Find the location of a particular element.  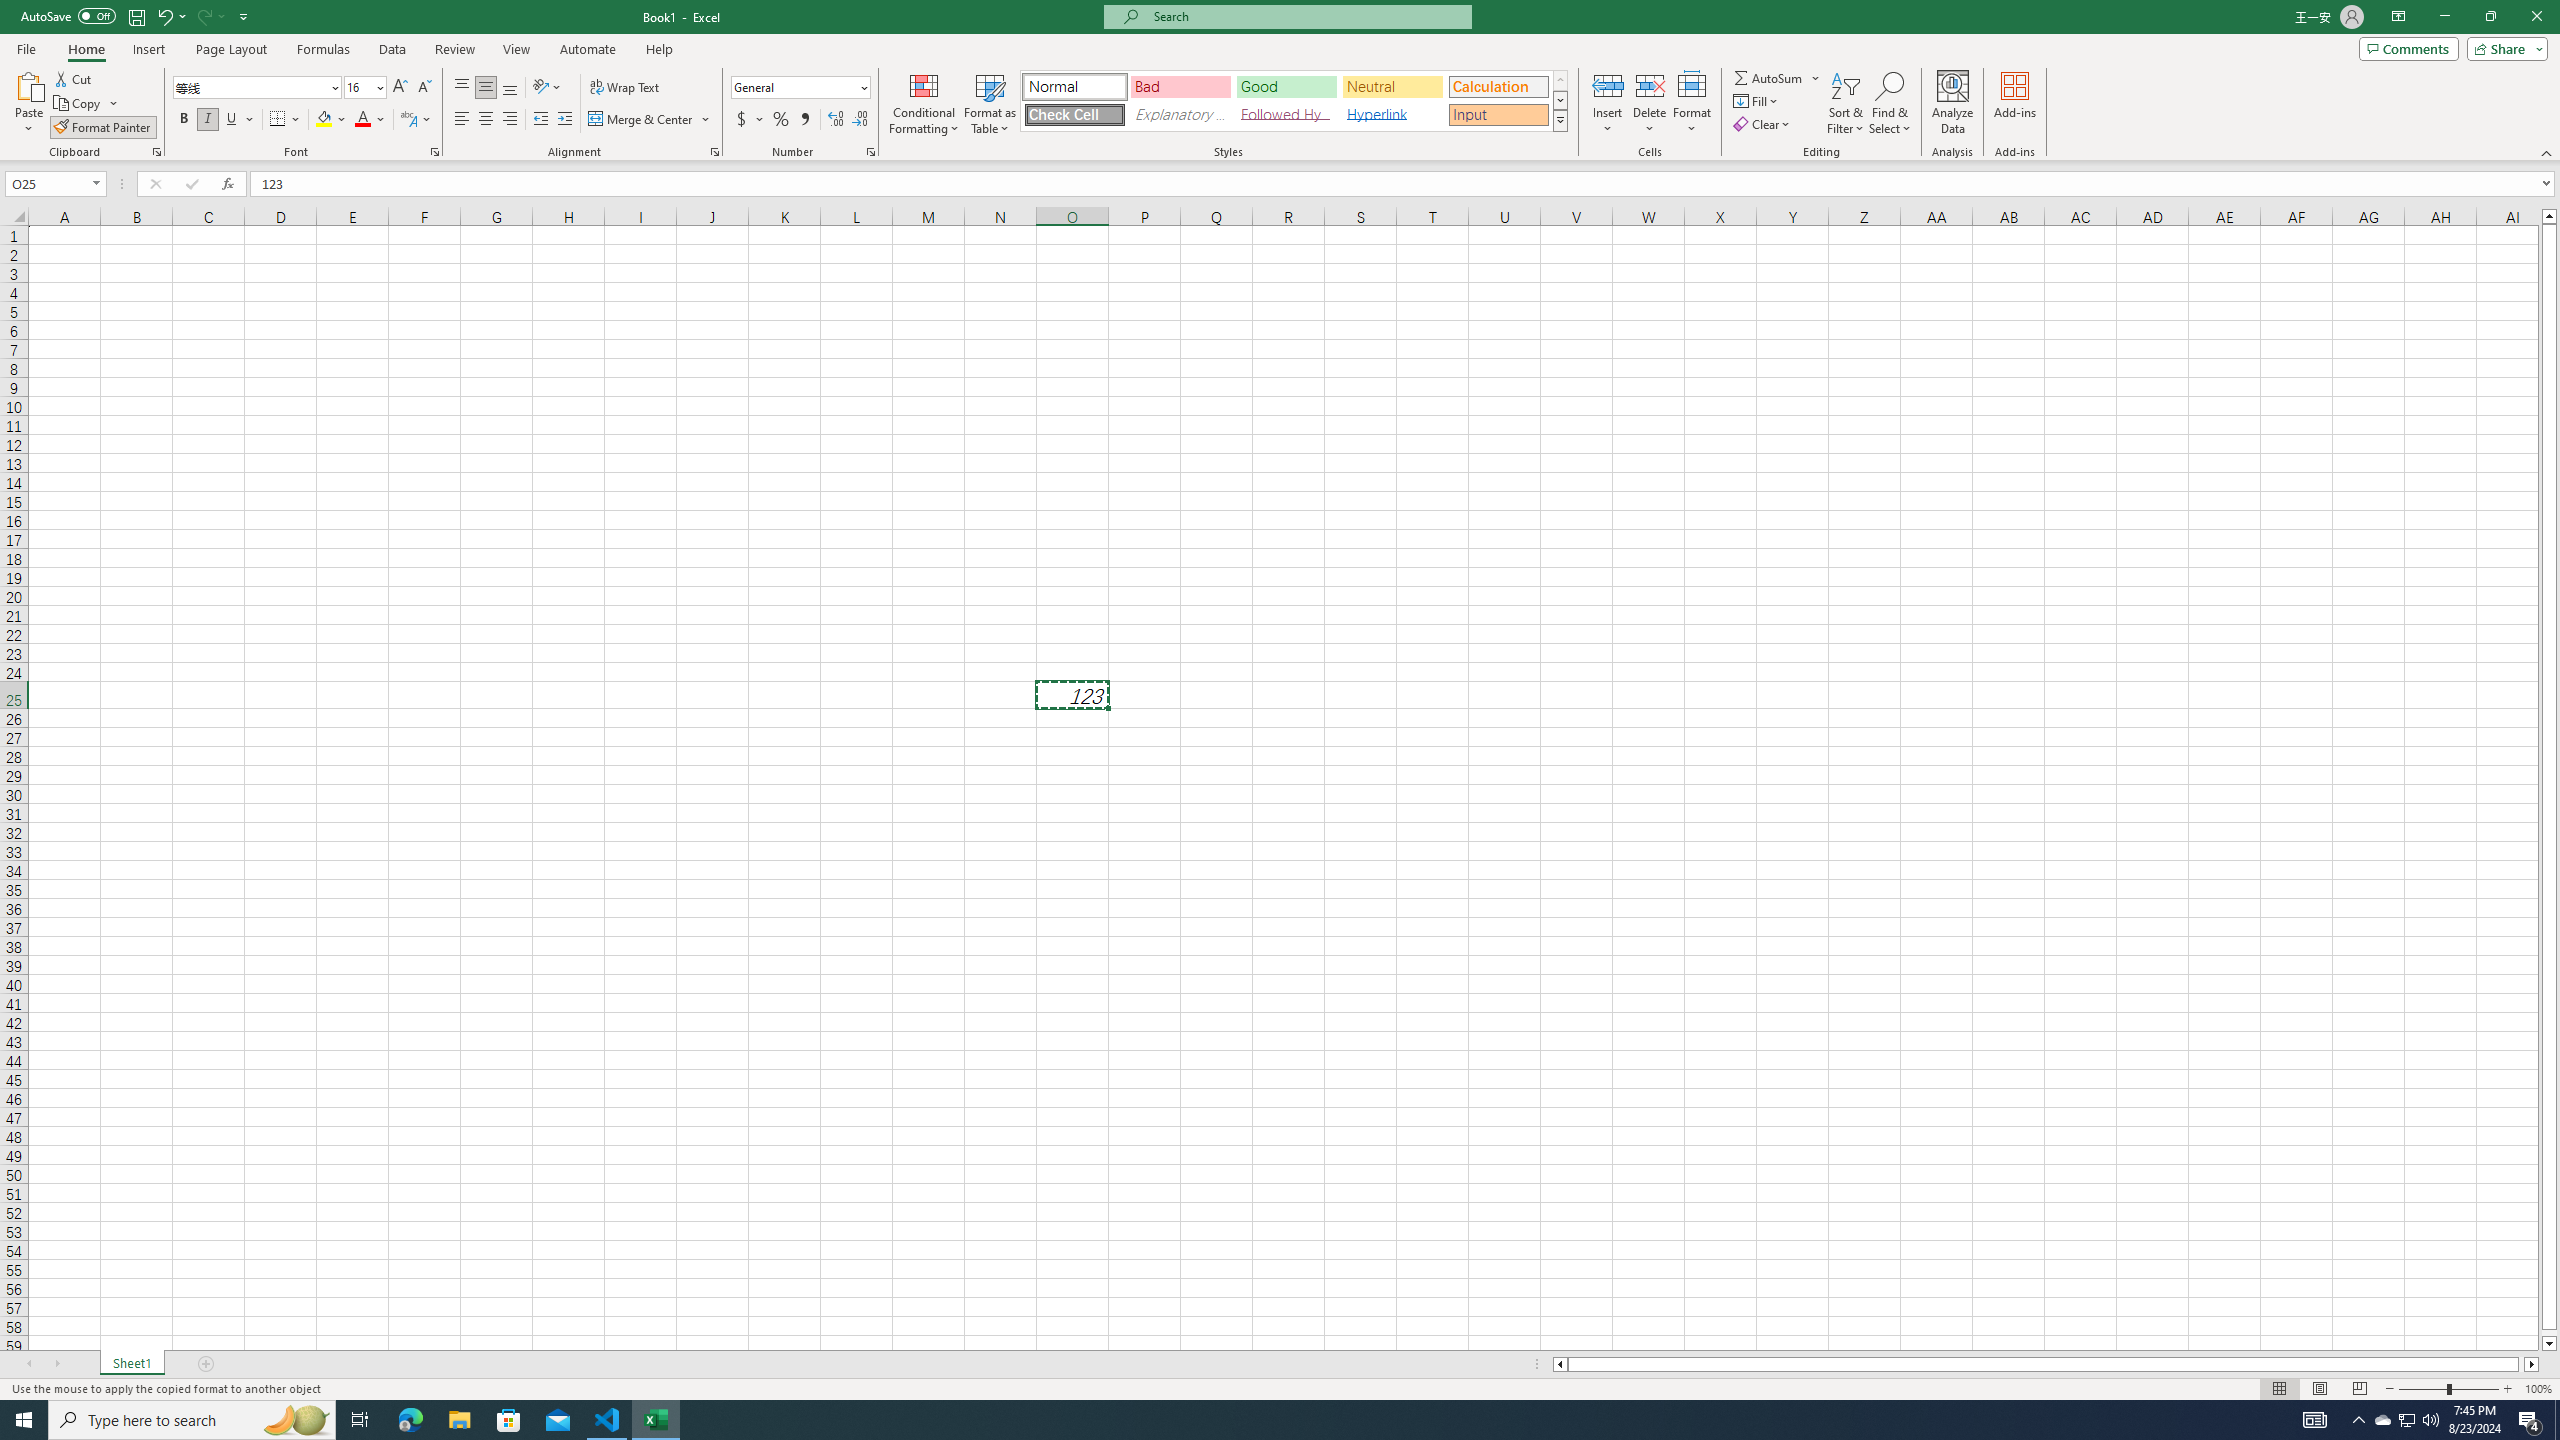

'Zoom Out' is located at coordinates (2422, 1389).